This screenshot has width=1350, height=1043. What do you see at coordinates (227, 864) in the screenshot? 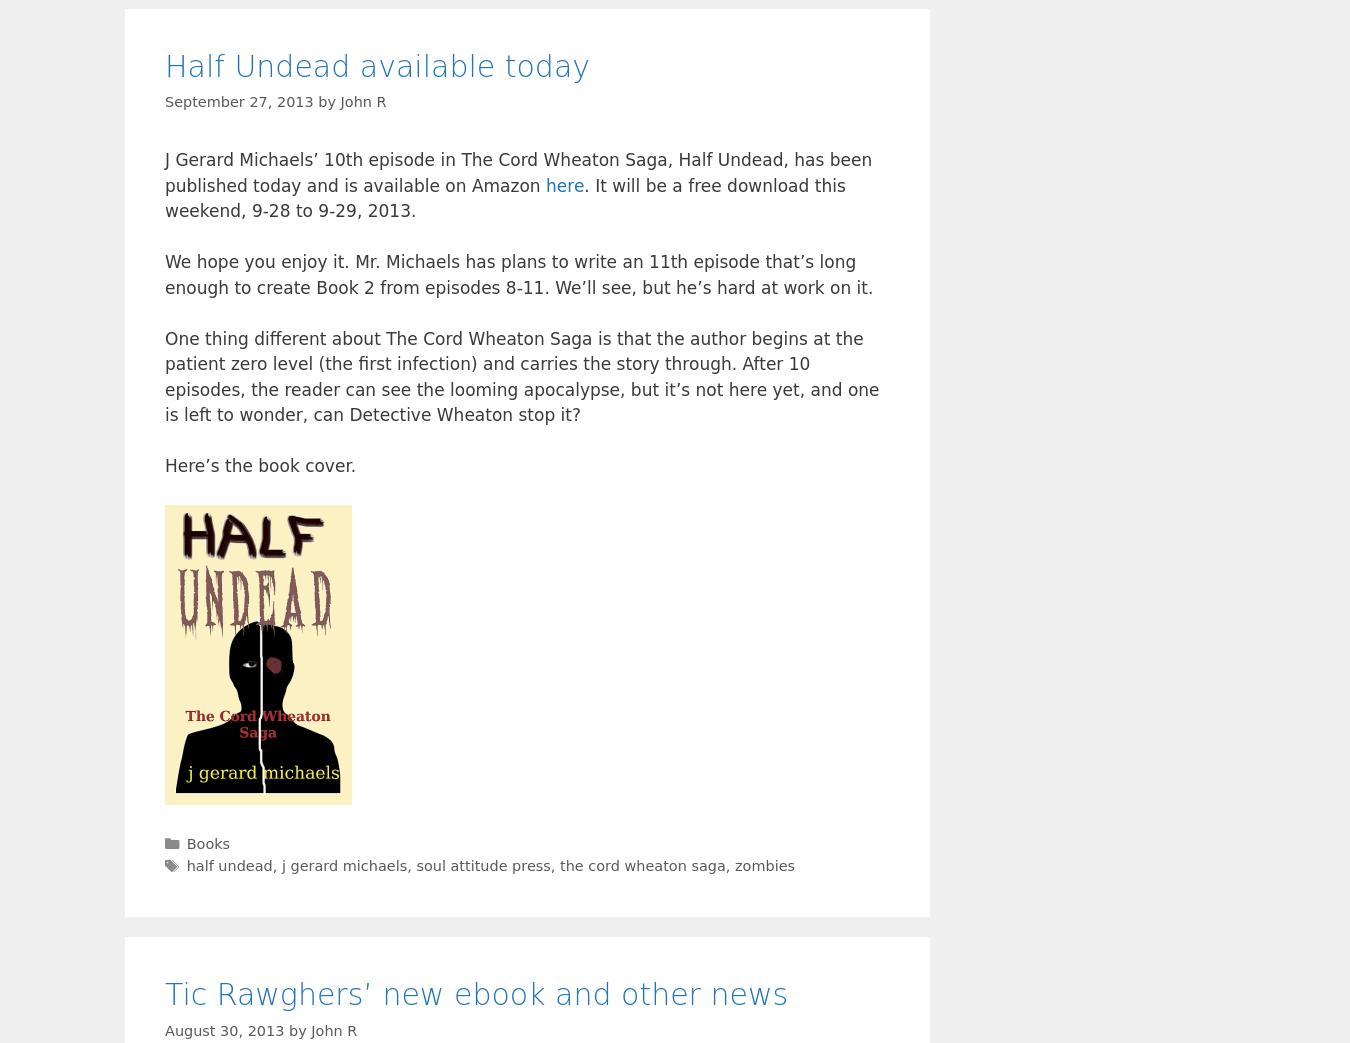
I see `'half undead'` at bounding box center [227, 864].